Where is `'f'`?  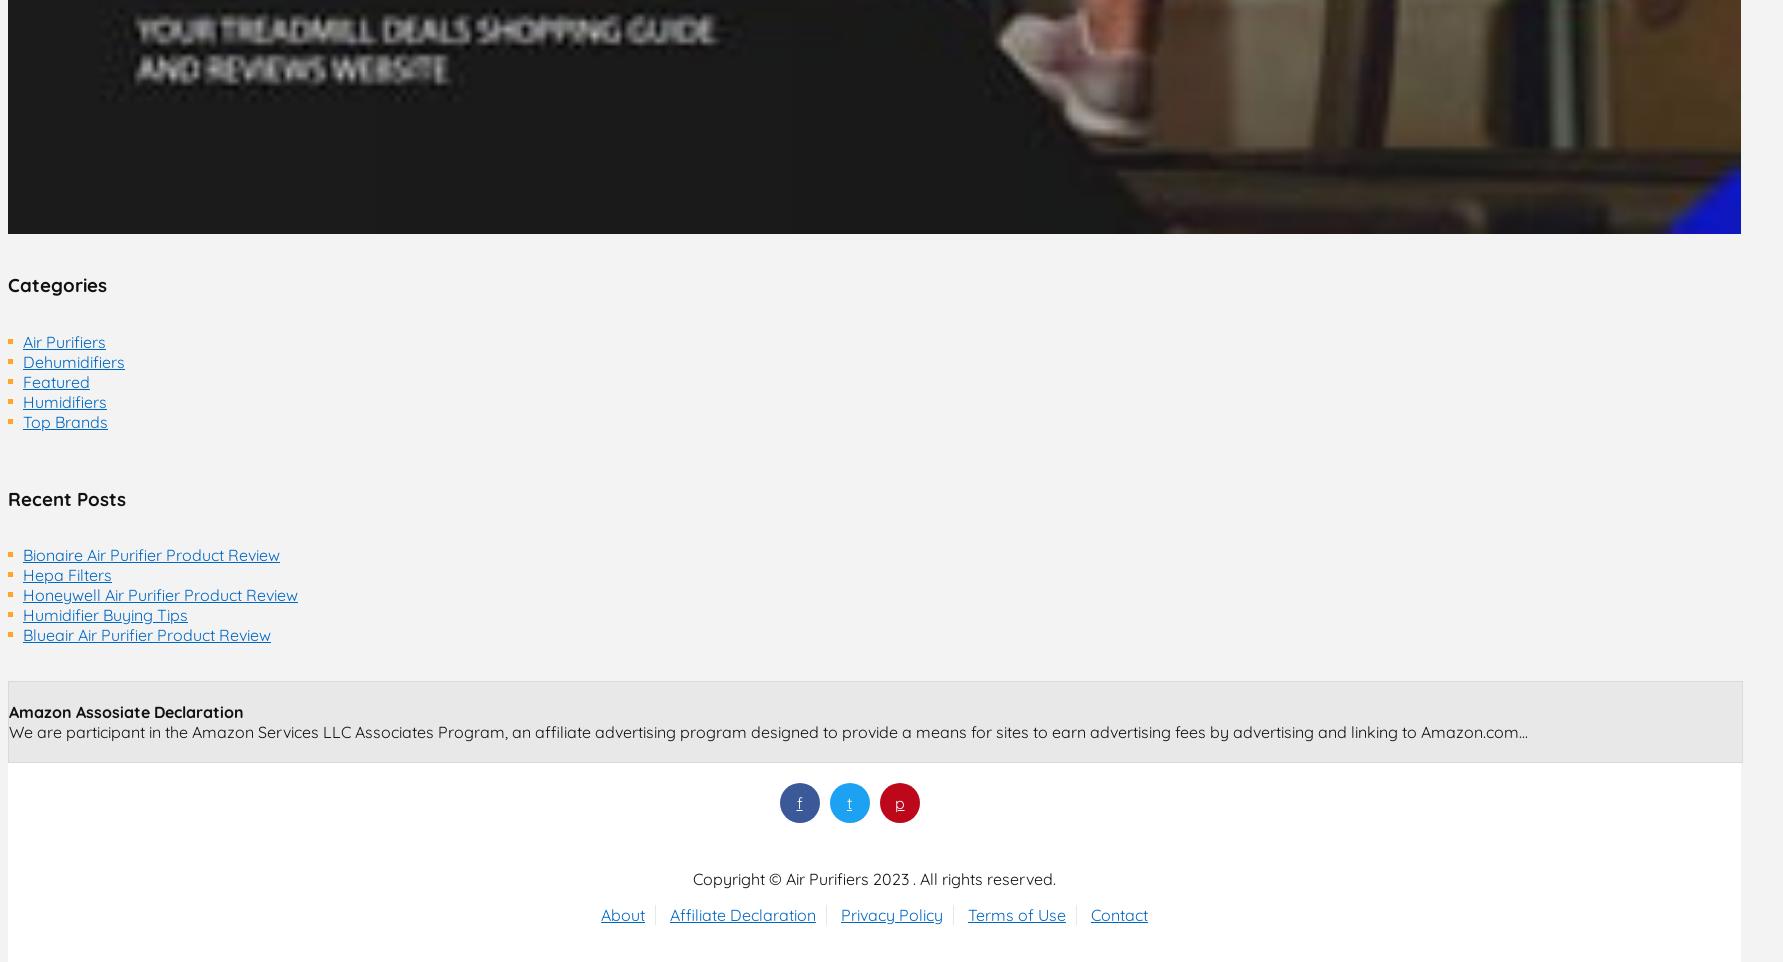
'f' is located at coordinates (798, 801).